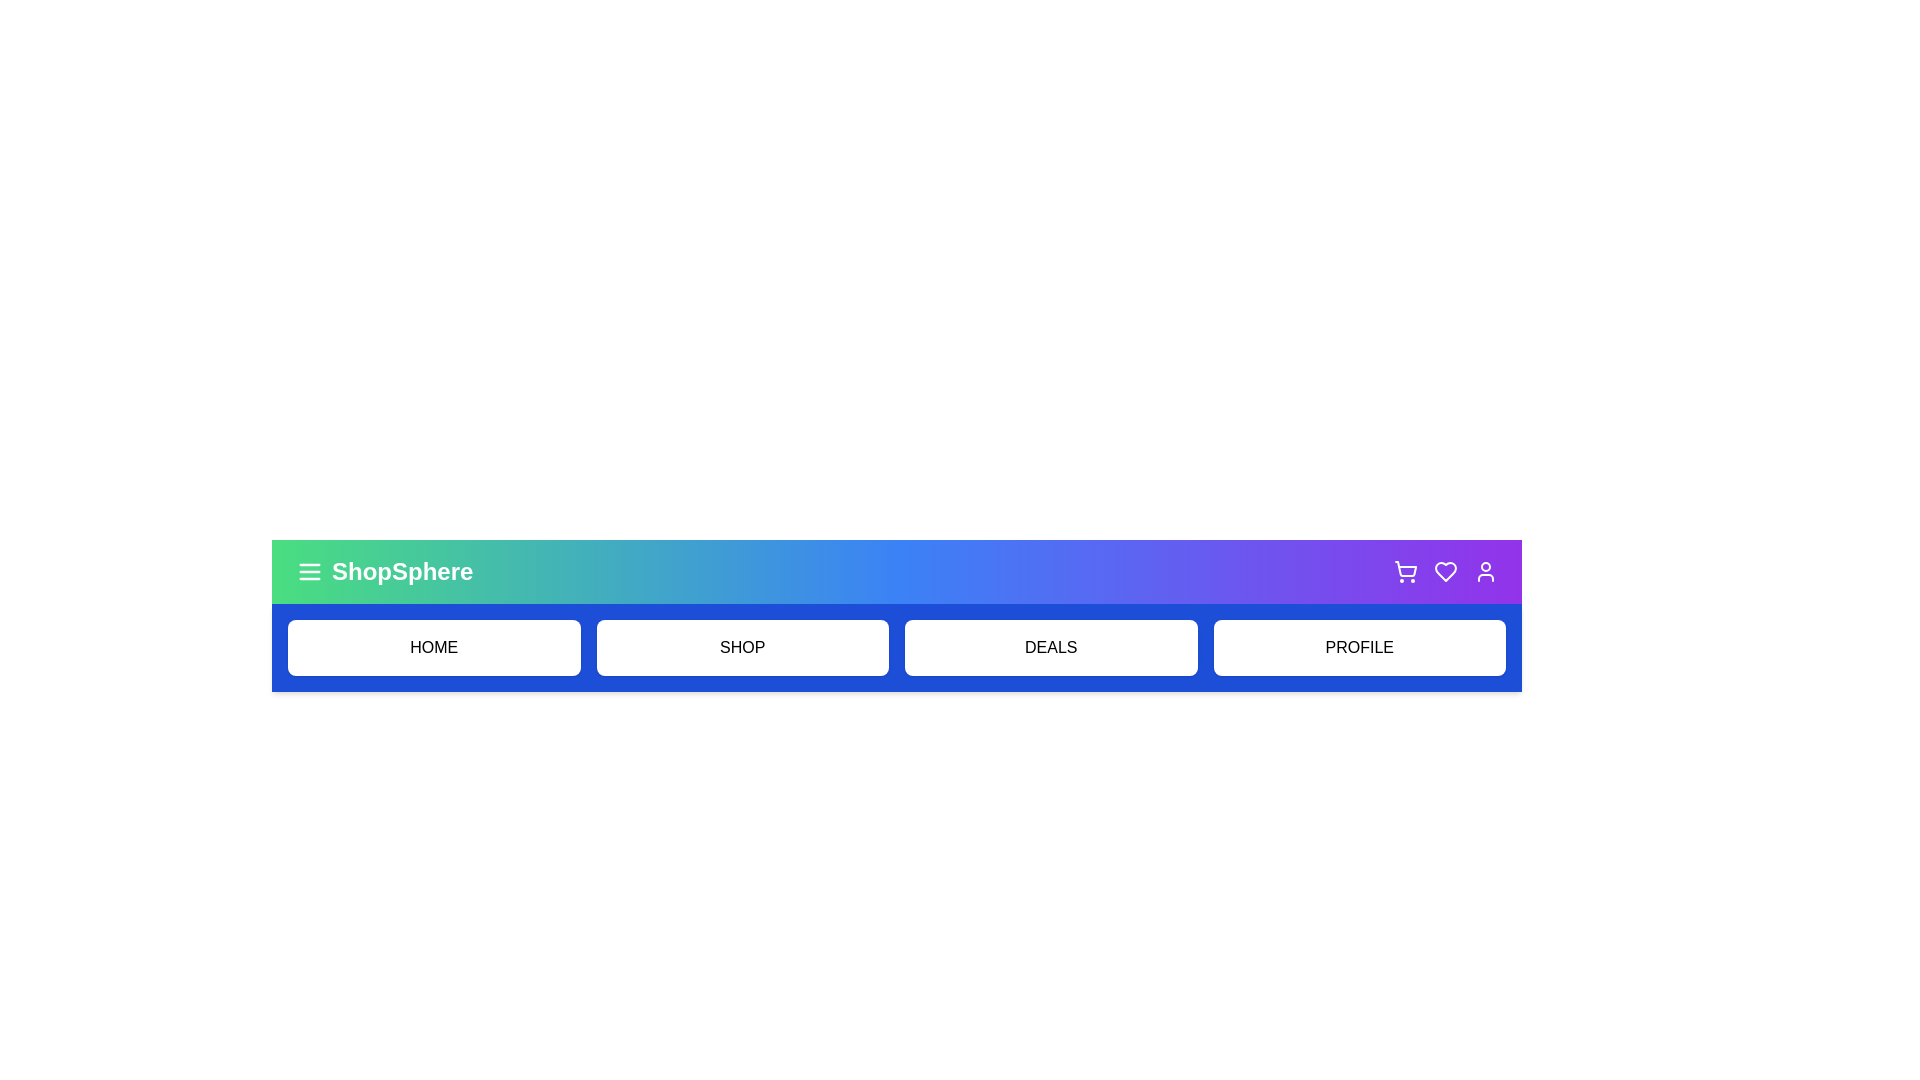 This screenshot has height=1080, width=1920. I want to click on the 'Profile' menu item, so click(1359, 648).